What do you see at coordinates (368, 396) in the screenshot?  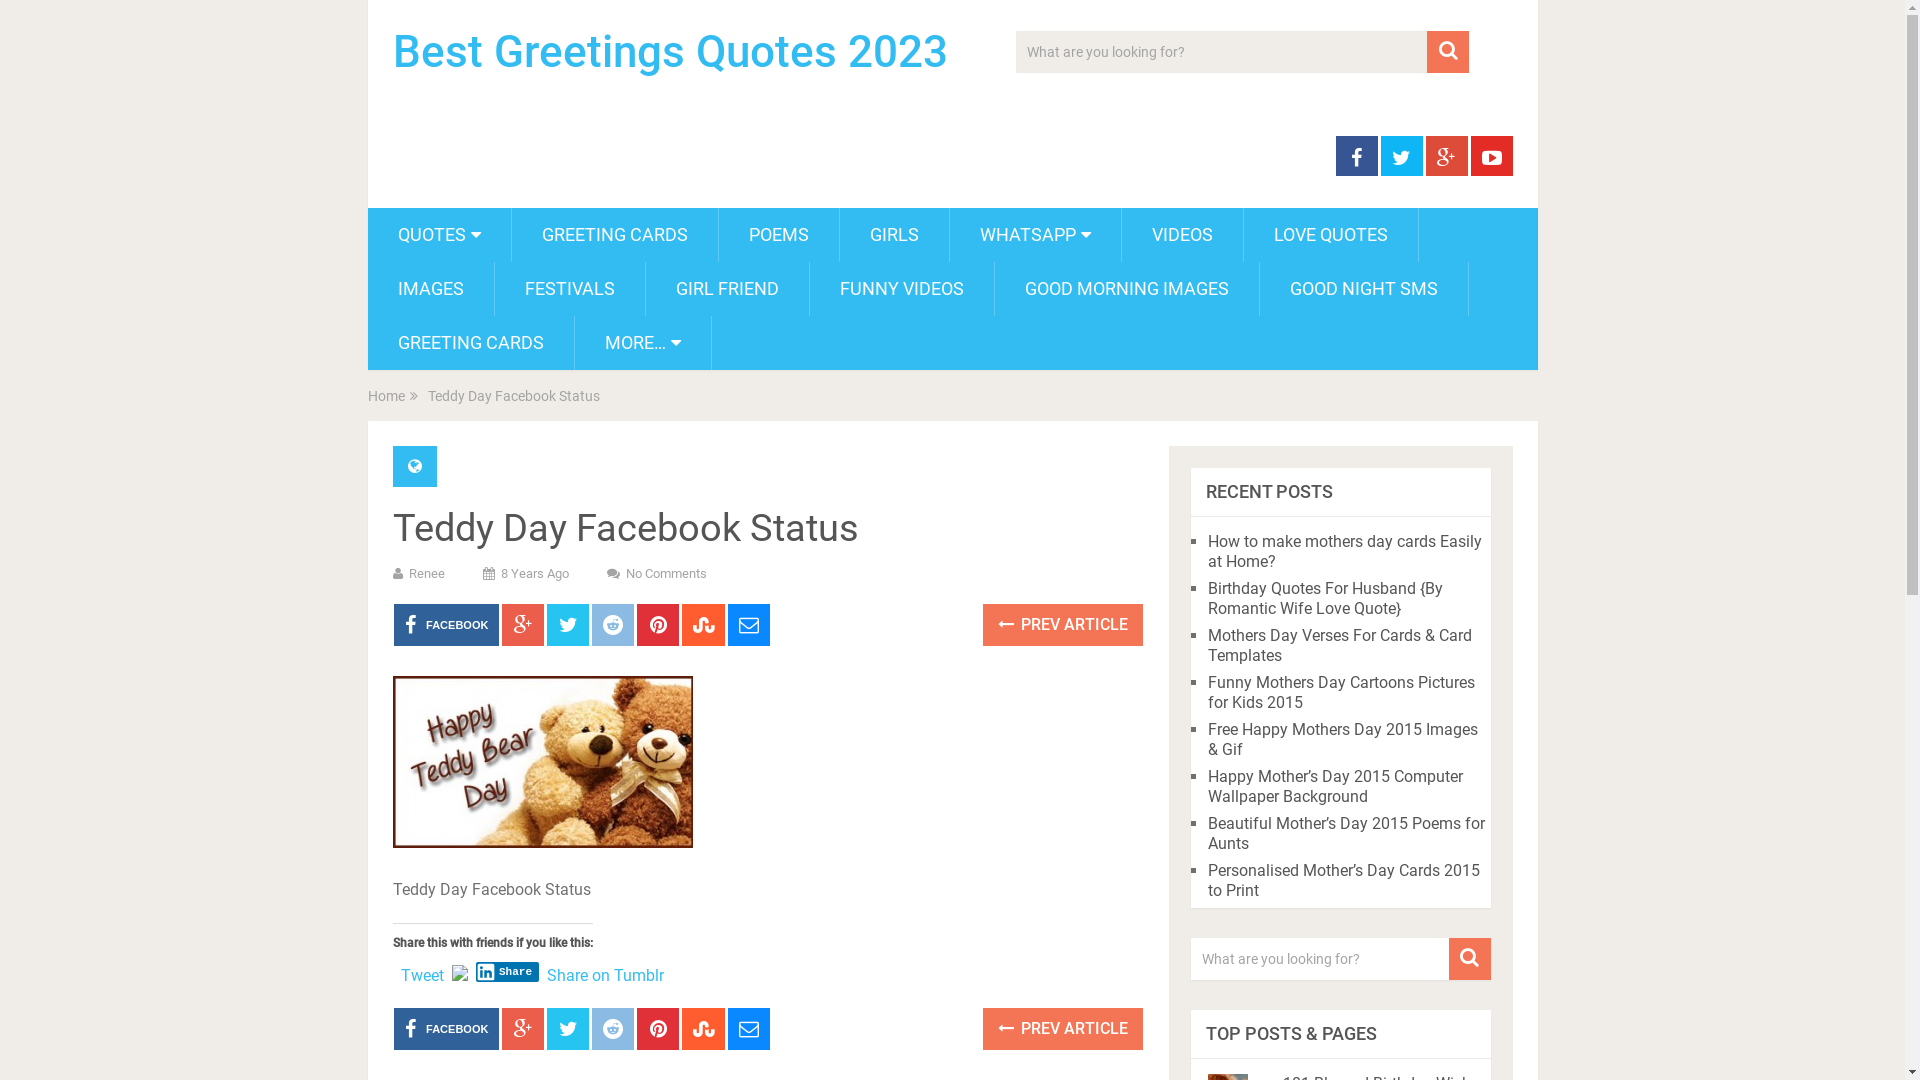 I see `'Home'` at bounding box center [368, 396].